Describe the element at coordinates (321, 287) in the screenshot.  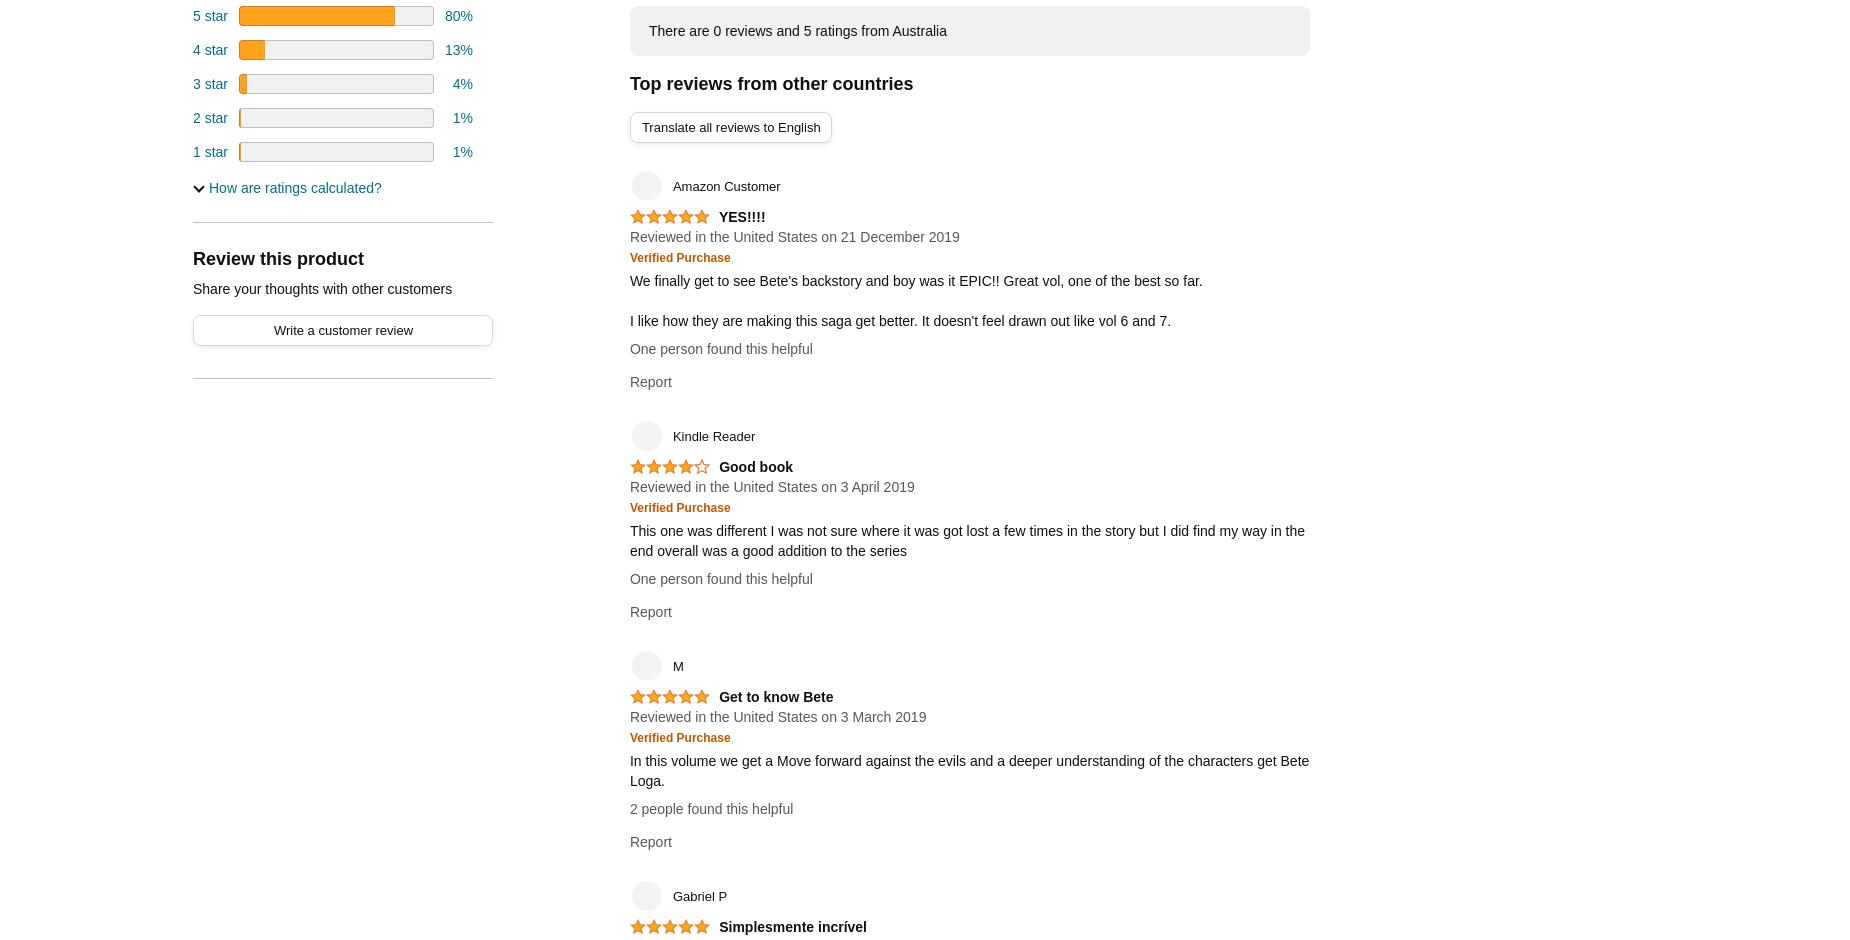
I see `'Share your thoughts with other customers'` at that location.